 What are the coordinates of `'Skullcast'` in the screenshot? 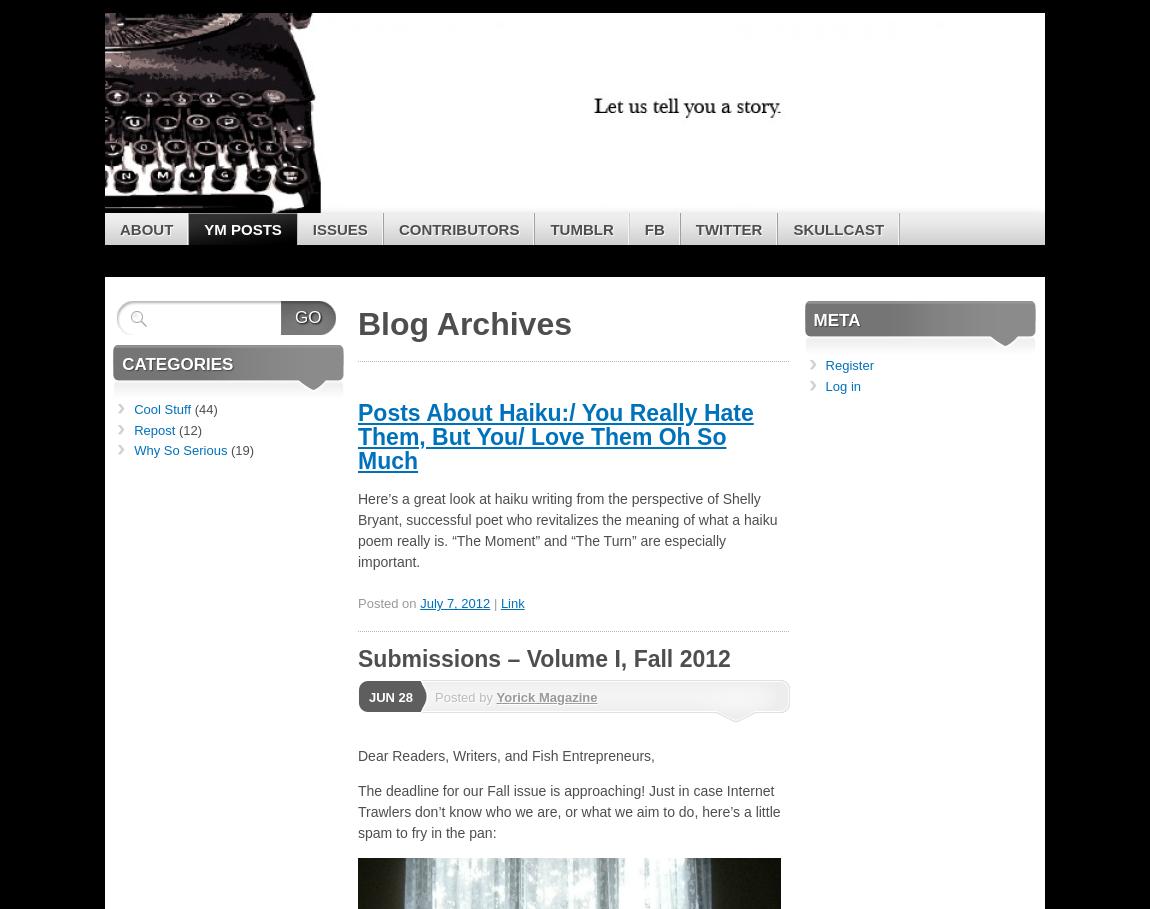 It's located at (837, 227).